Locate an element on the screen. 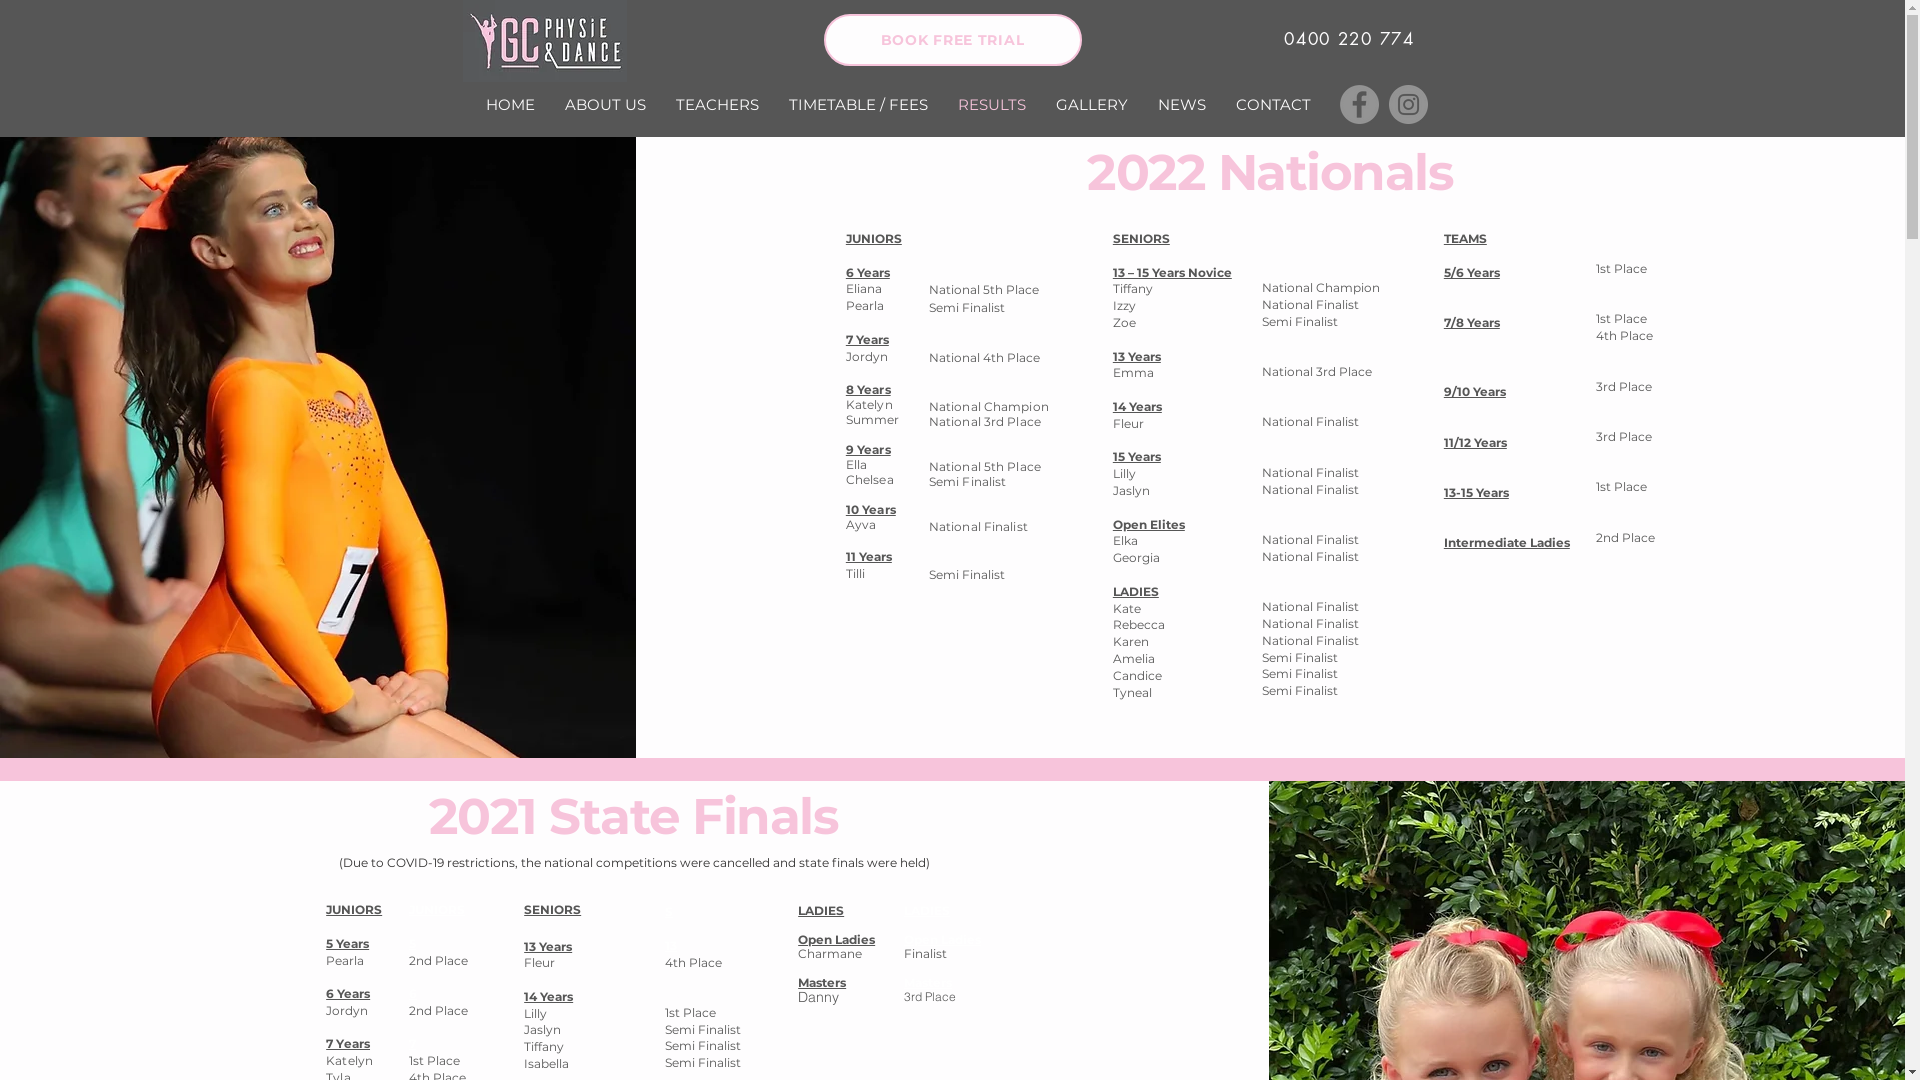 Image resolution: width=1920 pixels, height=1080 pixels. 'HOME' is located at coordinates (509, 104).